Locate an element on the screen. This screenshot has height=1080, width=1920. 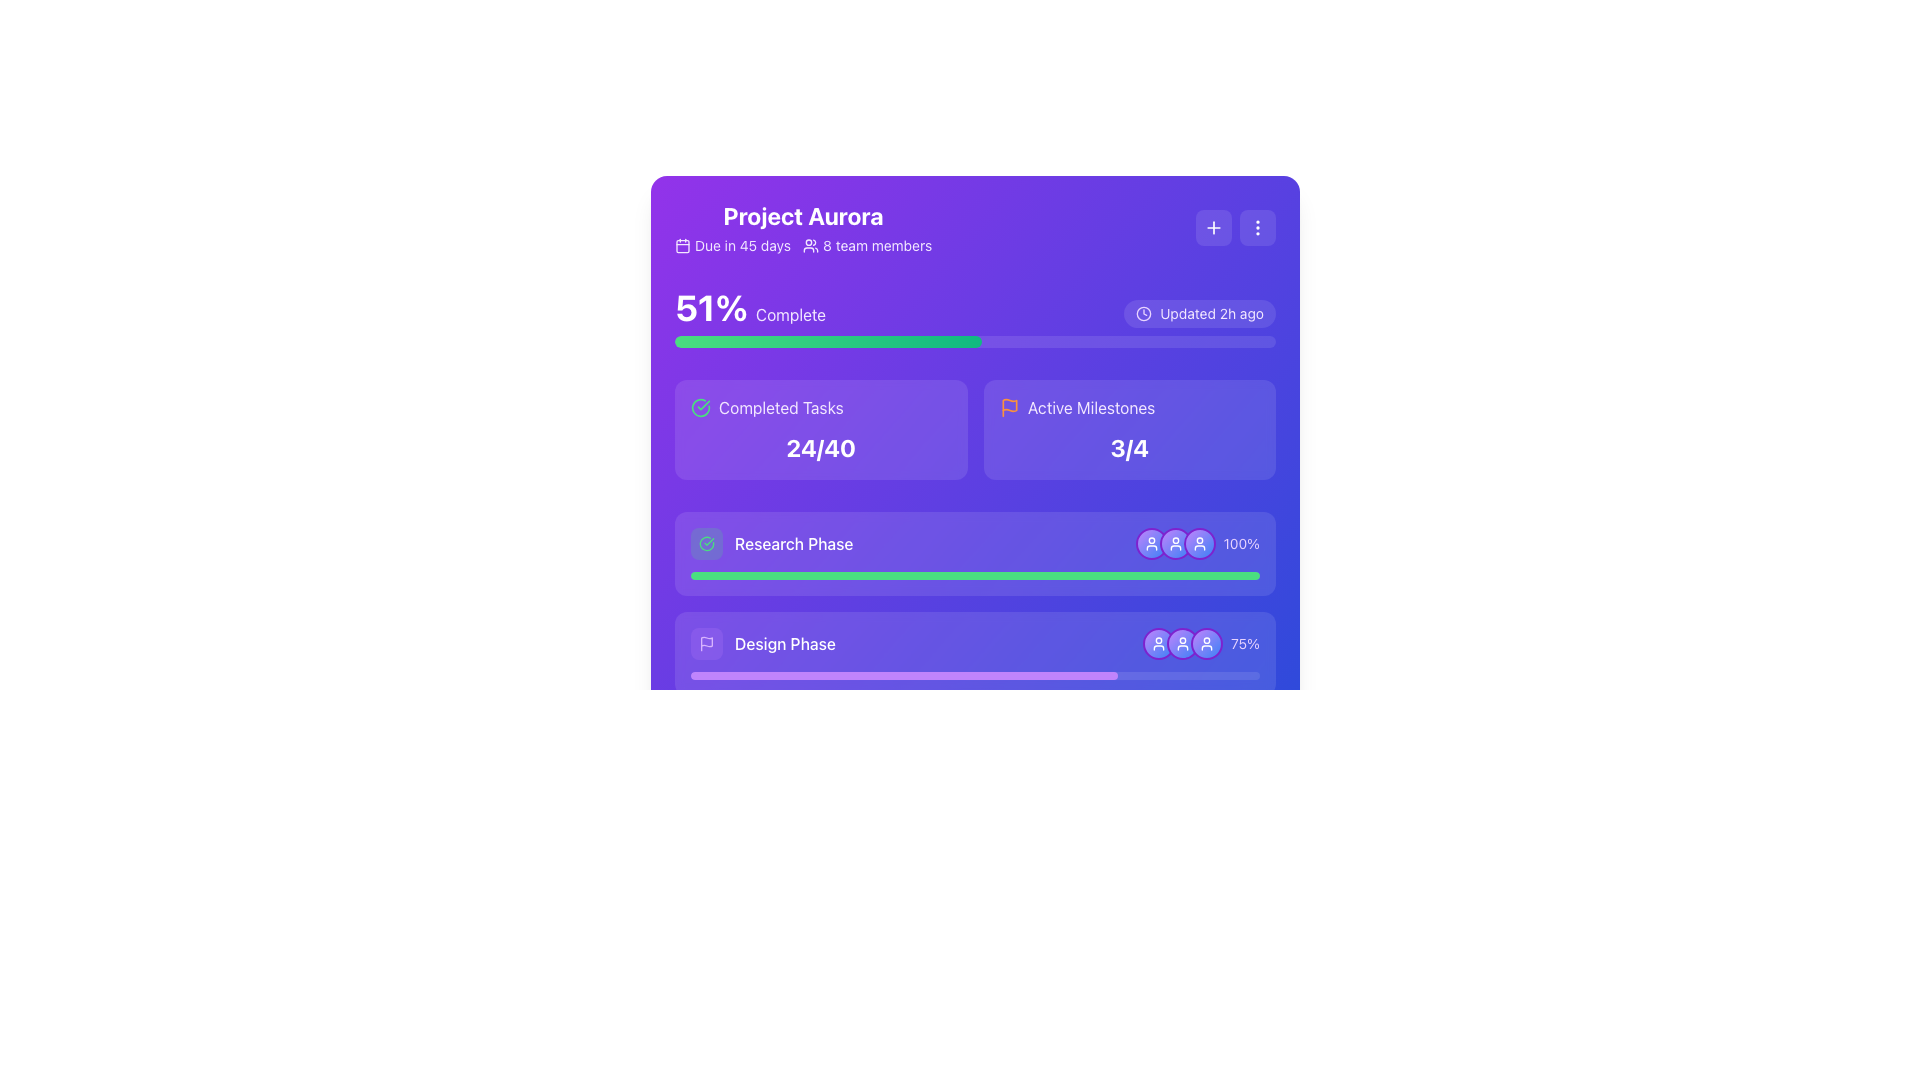
the horizontal progress bar with a purple background indicating progress in the 'Design Phase' section is located at coordinates (975, 675).